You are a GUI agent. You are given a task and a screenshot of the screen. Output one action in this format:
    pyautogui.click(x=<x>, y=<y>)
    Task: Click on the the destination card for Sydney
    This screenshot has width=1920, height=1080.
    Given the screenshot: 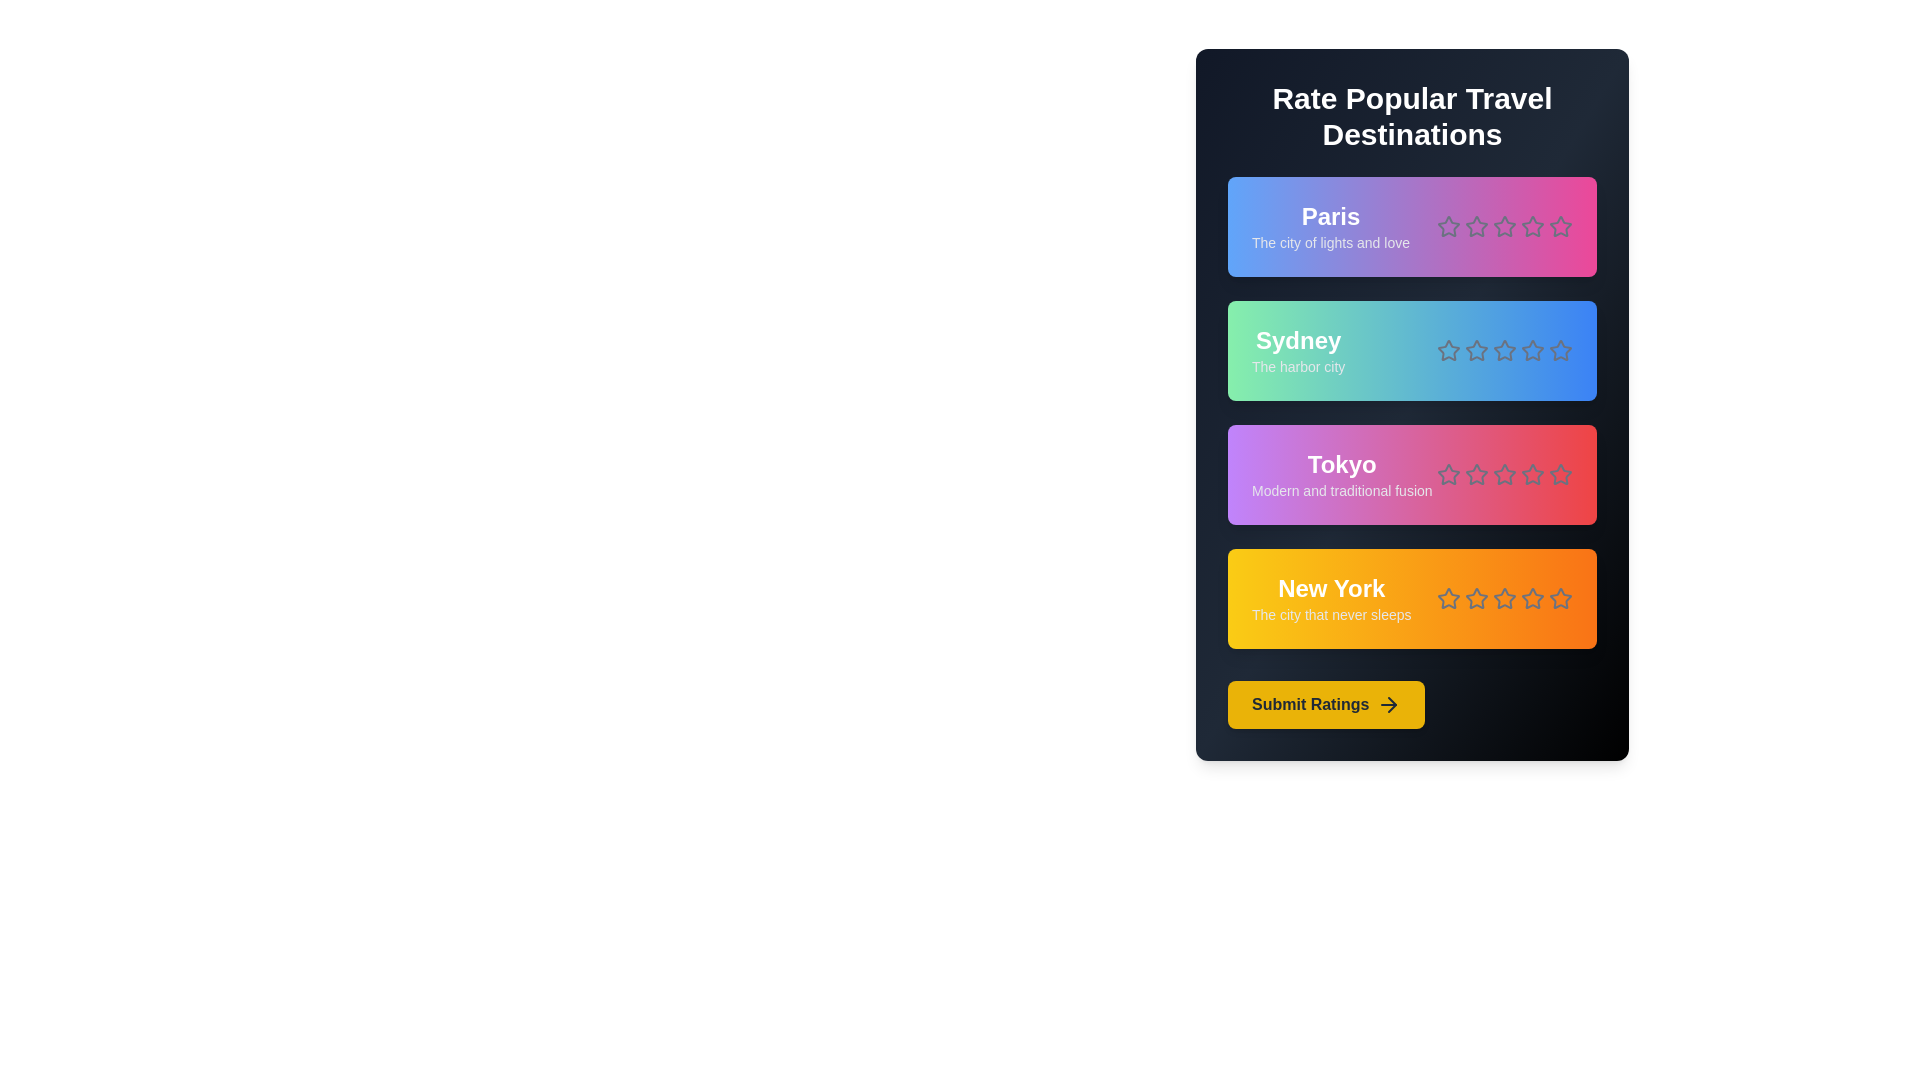 What is the action you would take?
    pyautogui.click(x=1411, y=350)
    